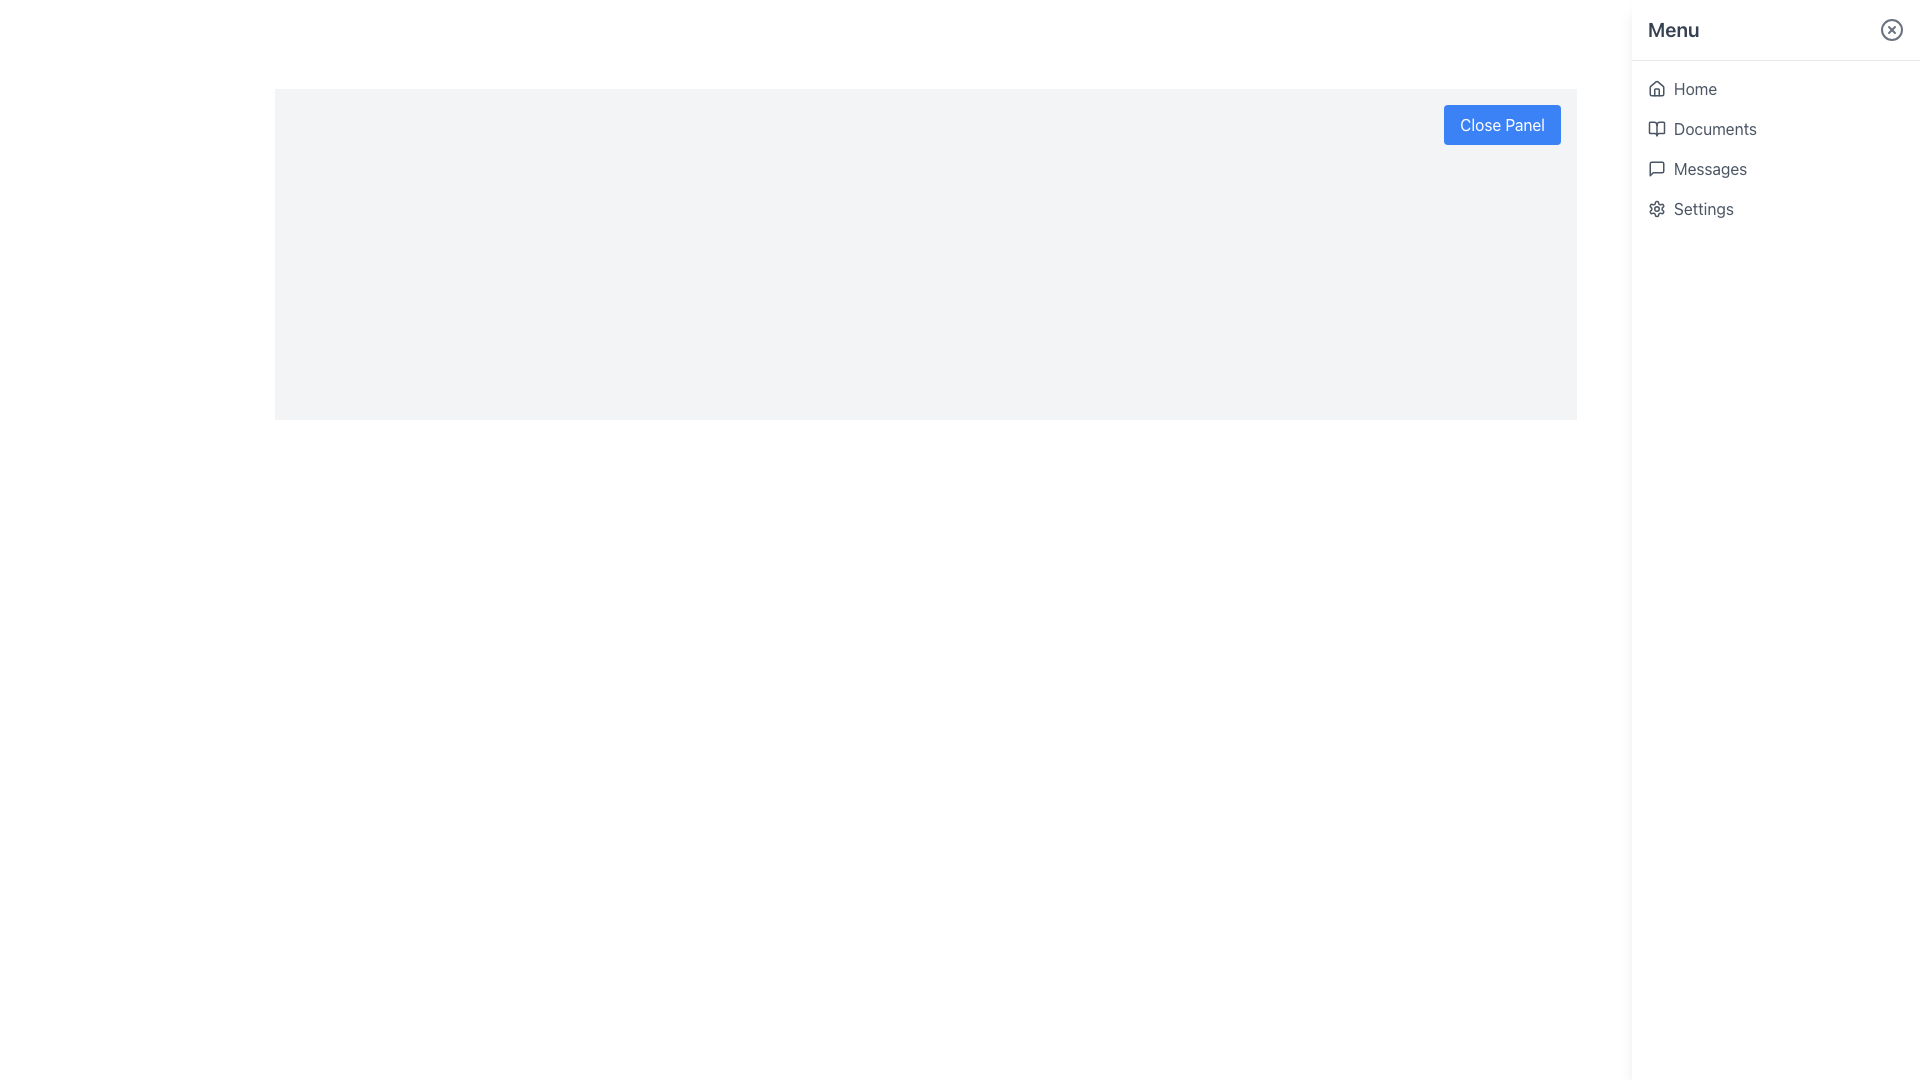  I want to click on the 'Home' icon, which is a graphical representation of a house, located at the top of the menu on the right-hand side of the interface, so click(1656, 87).